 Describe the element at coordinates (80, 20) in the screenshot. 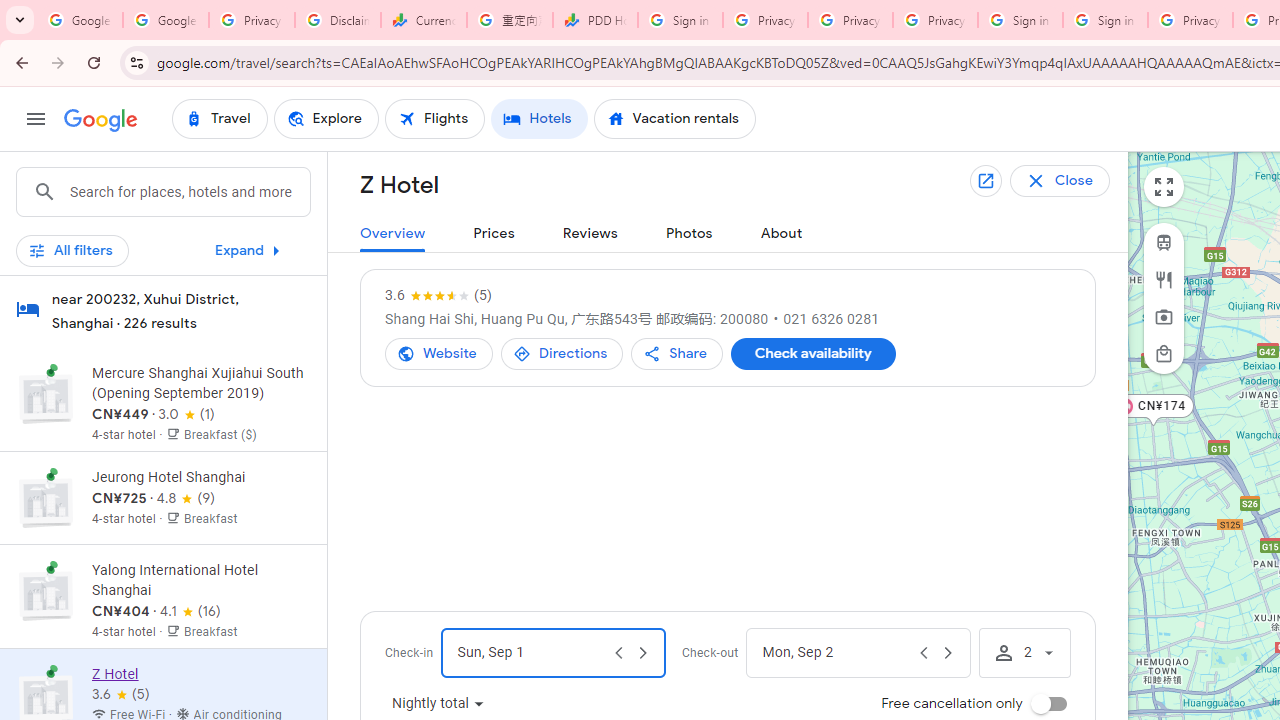

I see `'Google Workspace Admin Community'` at that location.